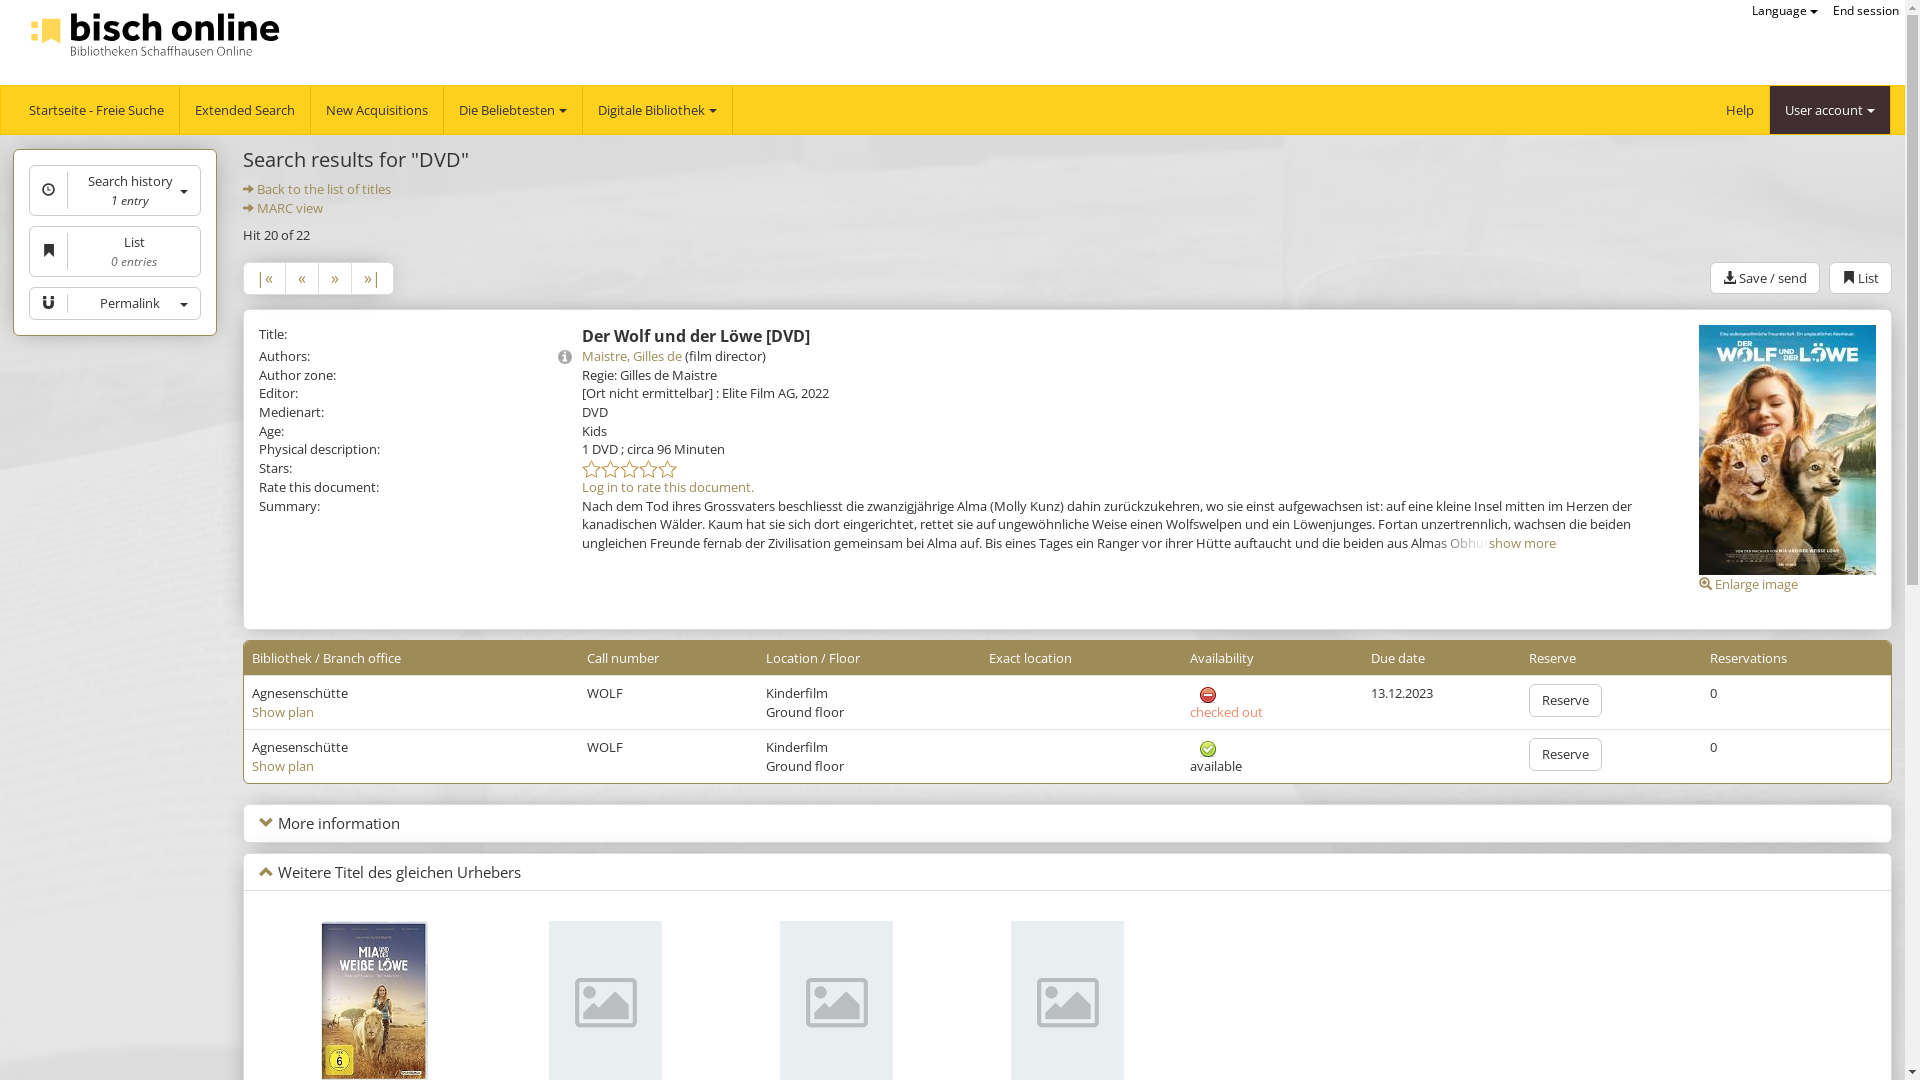  Describe the element at coordinates (376, 110) in the screenshot. I see `'New Acquisitions'` at that location.